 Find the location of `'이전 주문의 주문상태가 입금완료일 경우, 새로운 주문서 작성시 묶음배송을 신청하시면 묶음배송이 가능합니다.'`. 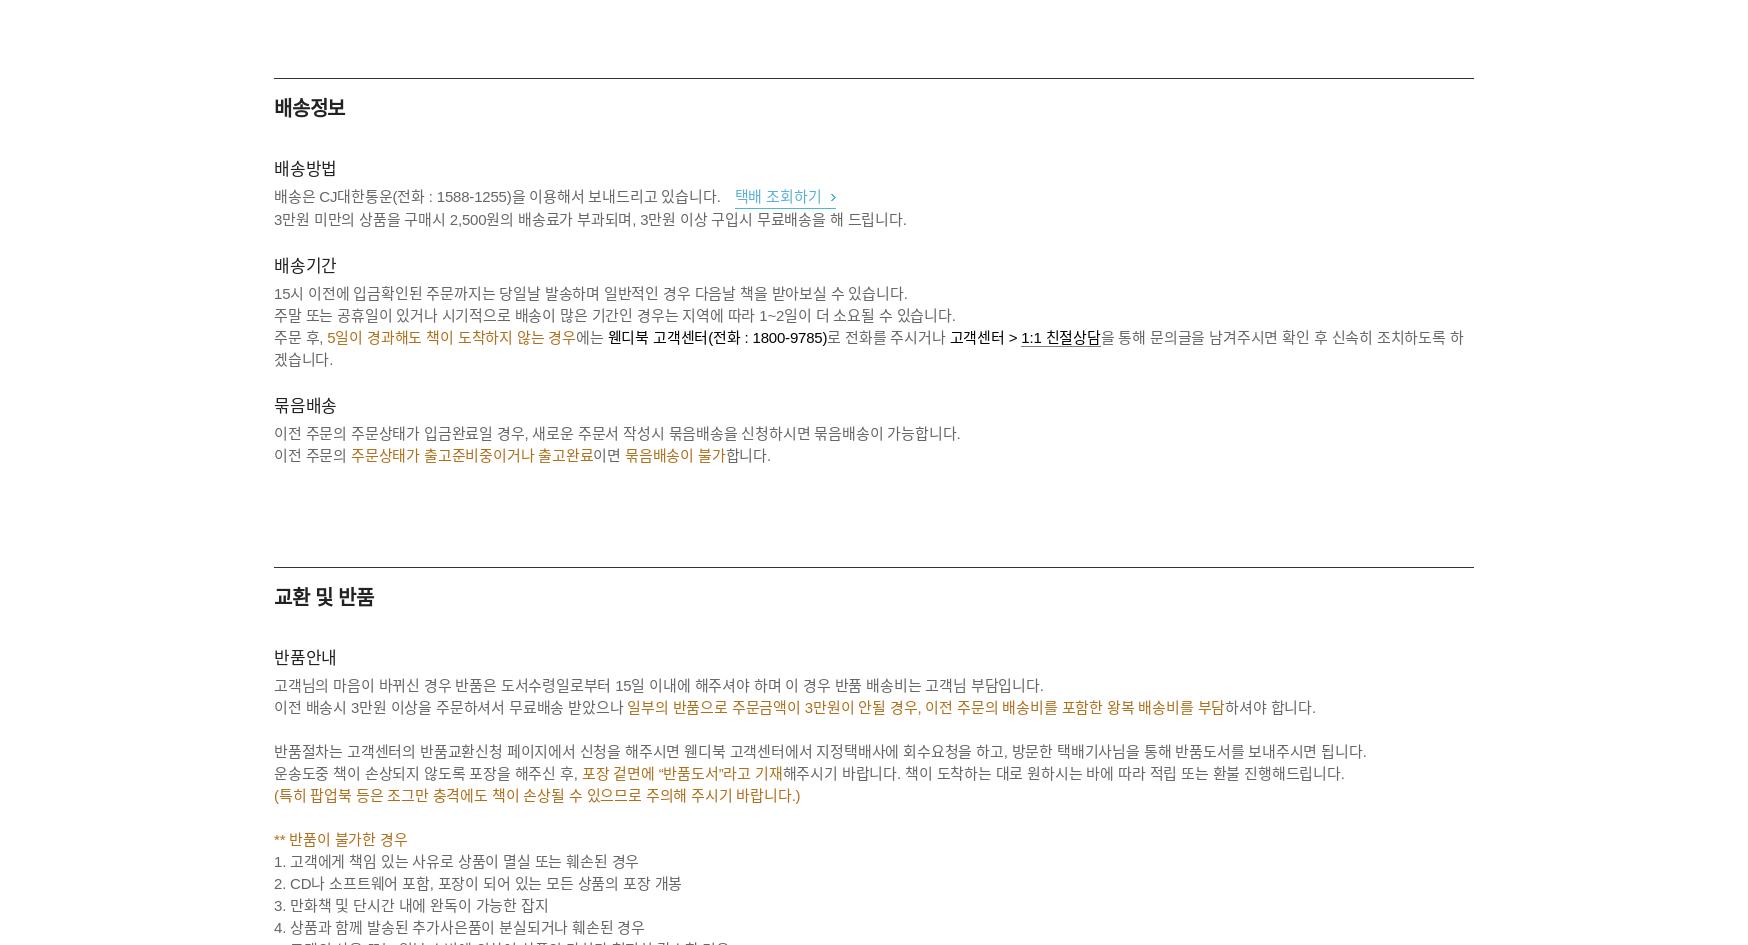

'이전 주문의 주문상태가 입금완료일 경우, 새로운 주문서 작성시 묶음배송을 신청하시면 묶음배송이 가능합니다.' is located at coordinates (616, 433).